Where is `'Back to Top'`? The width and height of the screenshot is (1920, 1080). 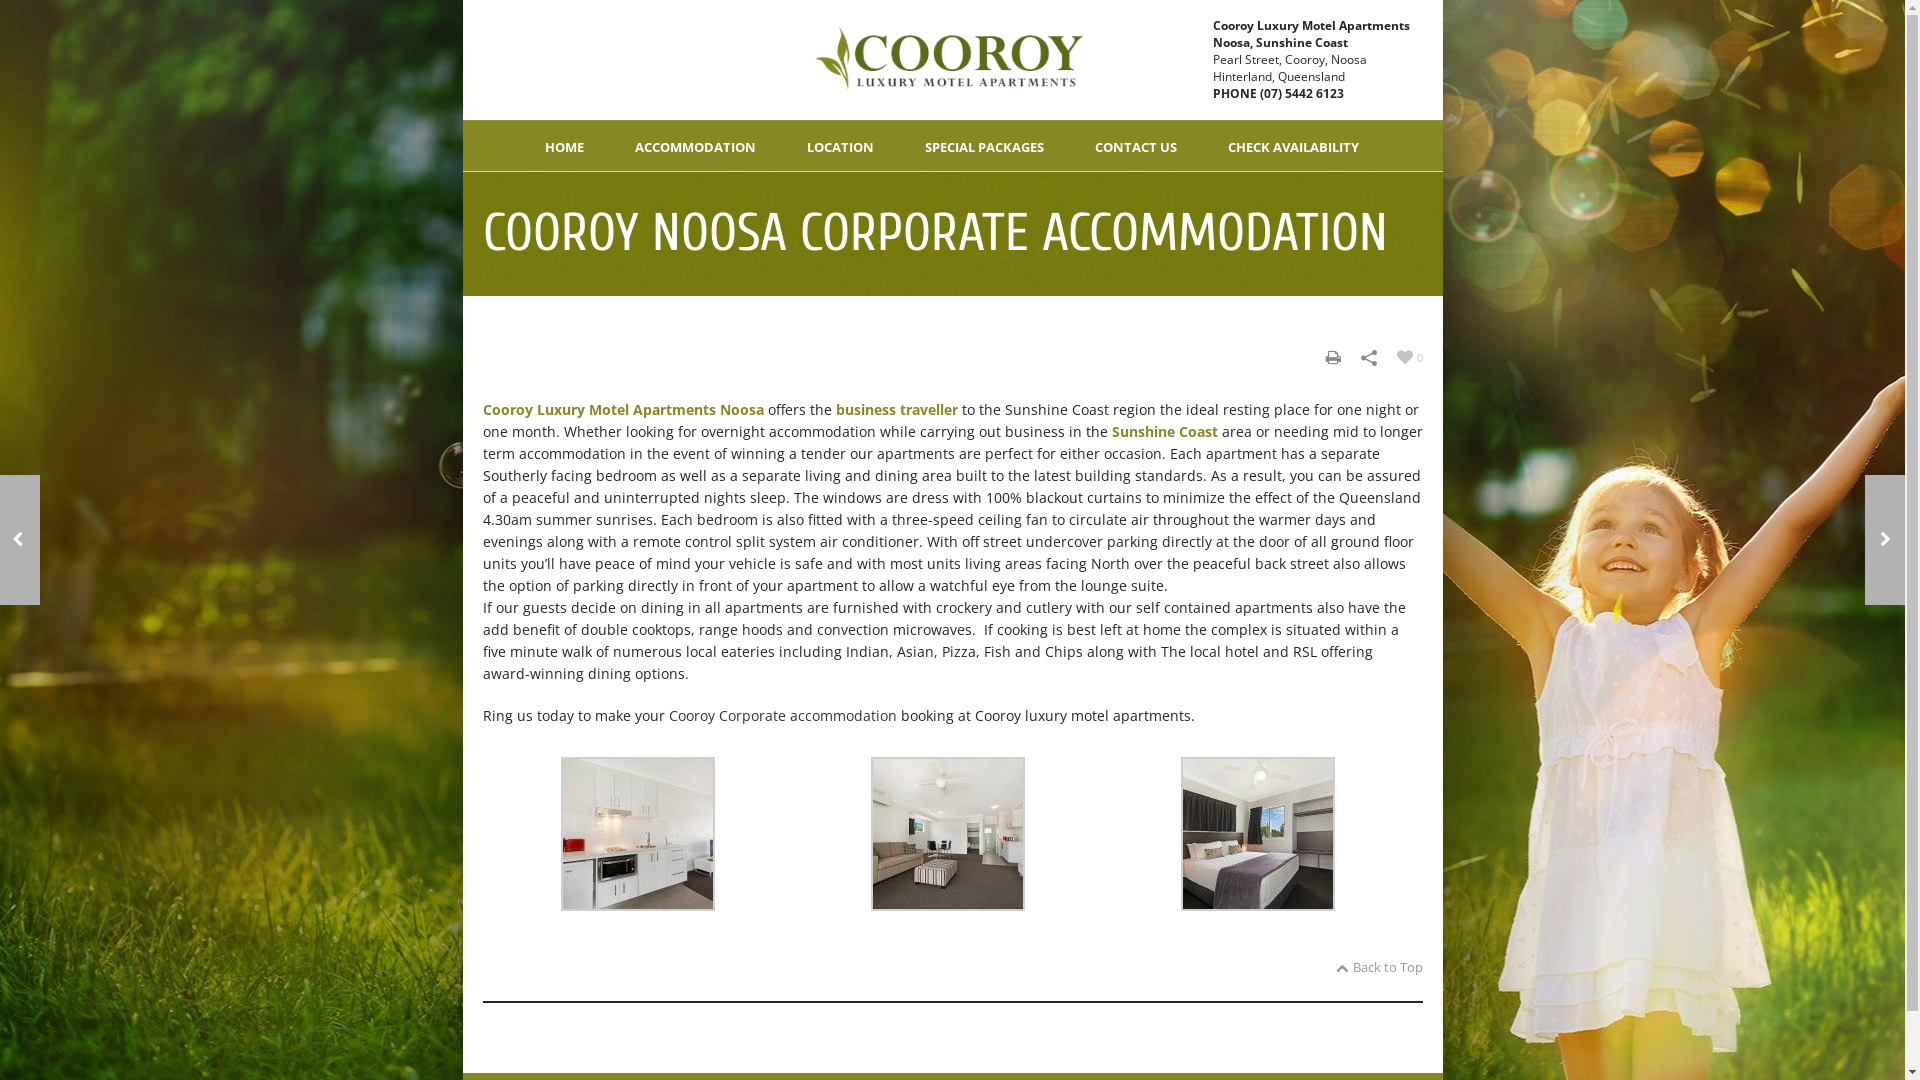 'Back to Top' is located at coordinates (1378, 966).